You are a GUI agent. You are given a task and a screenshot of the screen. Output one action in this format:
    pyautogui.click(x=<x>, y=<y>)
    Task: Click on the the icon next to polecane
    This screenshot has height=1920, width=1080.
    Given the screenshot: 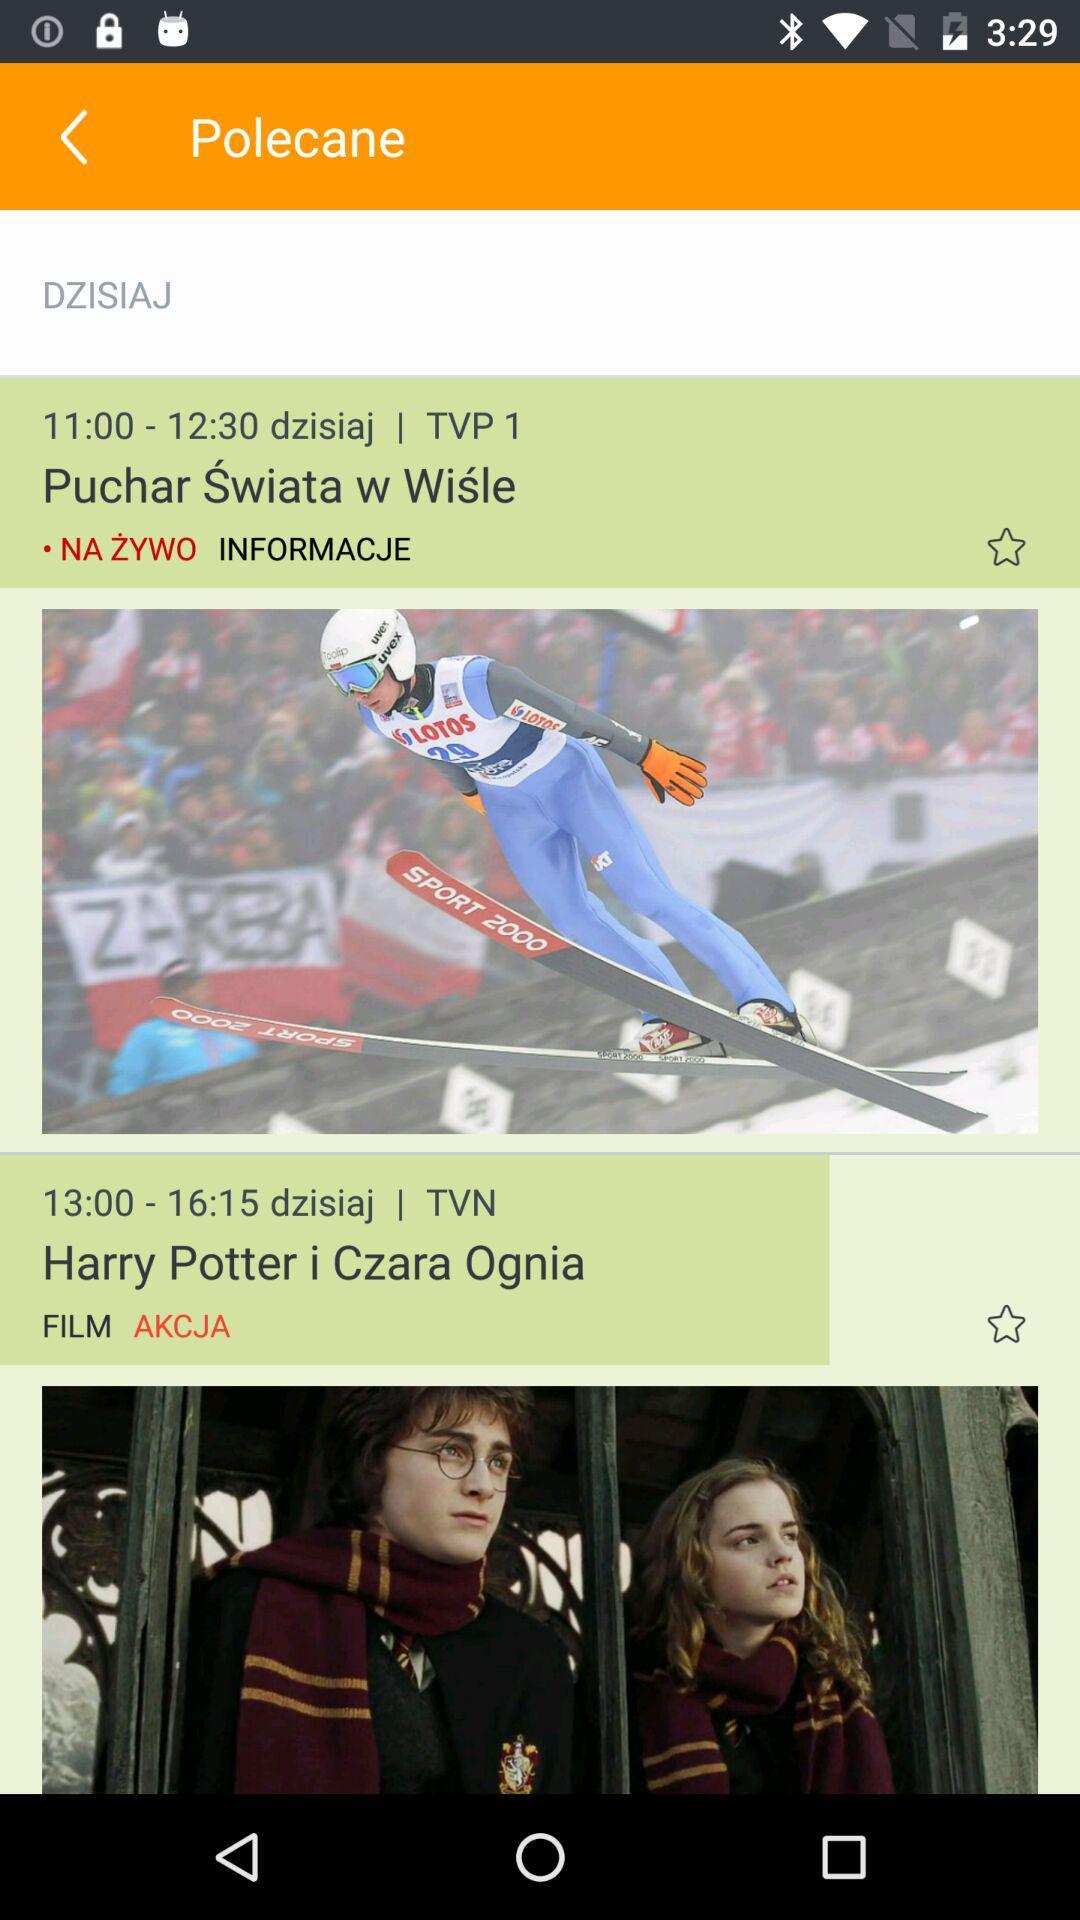 What is the action you would take?
    pyautogui.click(x=72, y=135)
    